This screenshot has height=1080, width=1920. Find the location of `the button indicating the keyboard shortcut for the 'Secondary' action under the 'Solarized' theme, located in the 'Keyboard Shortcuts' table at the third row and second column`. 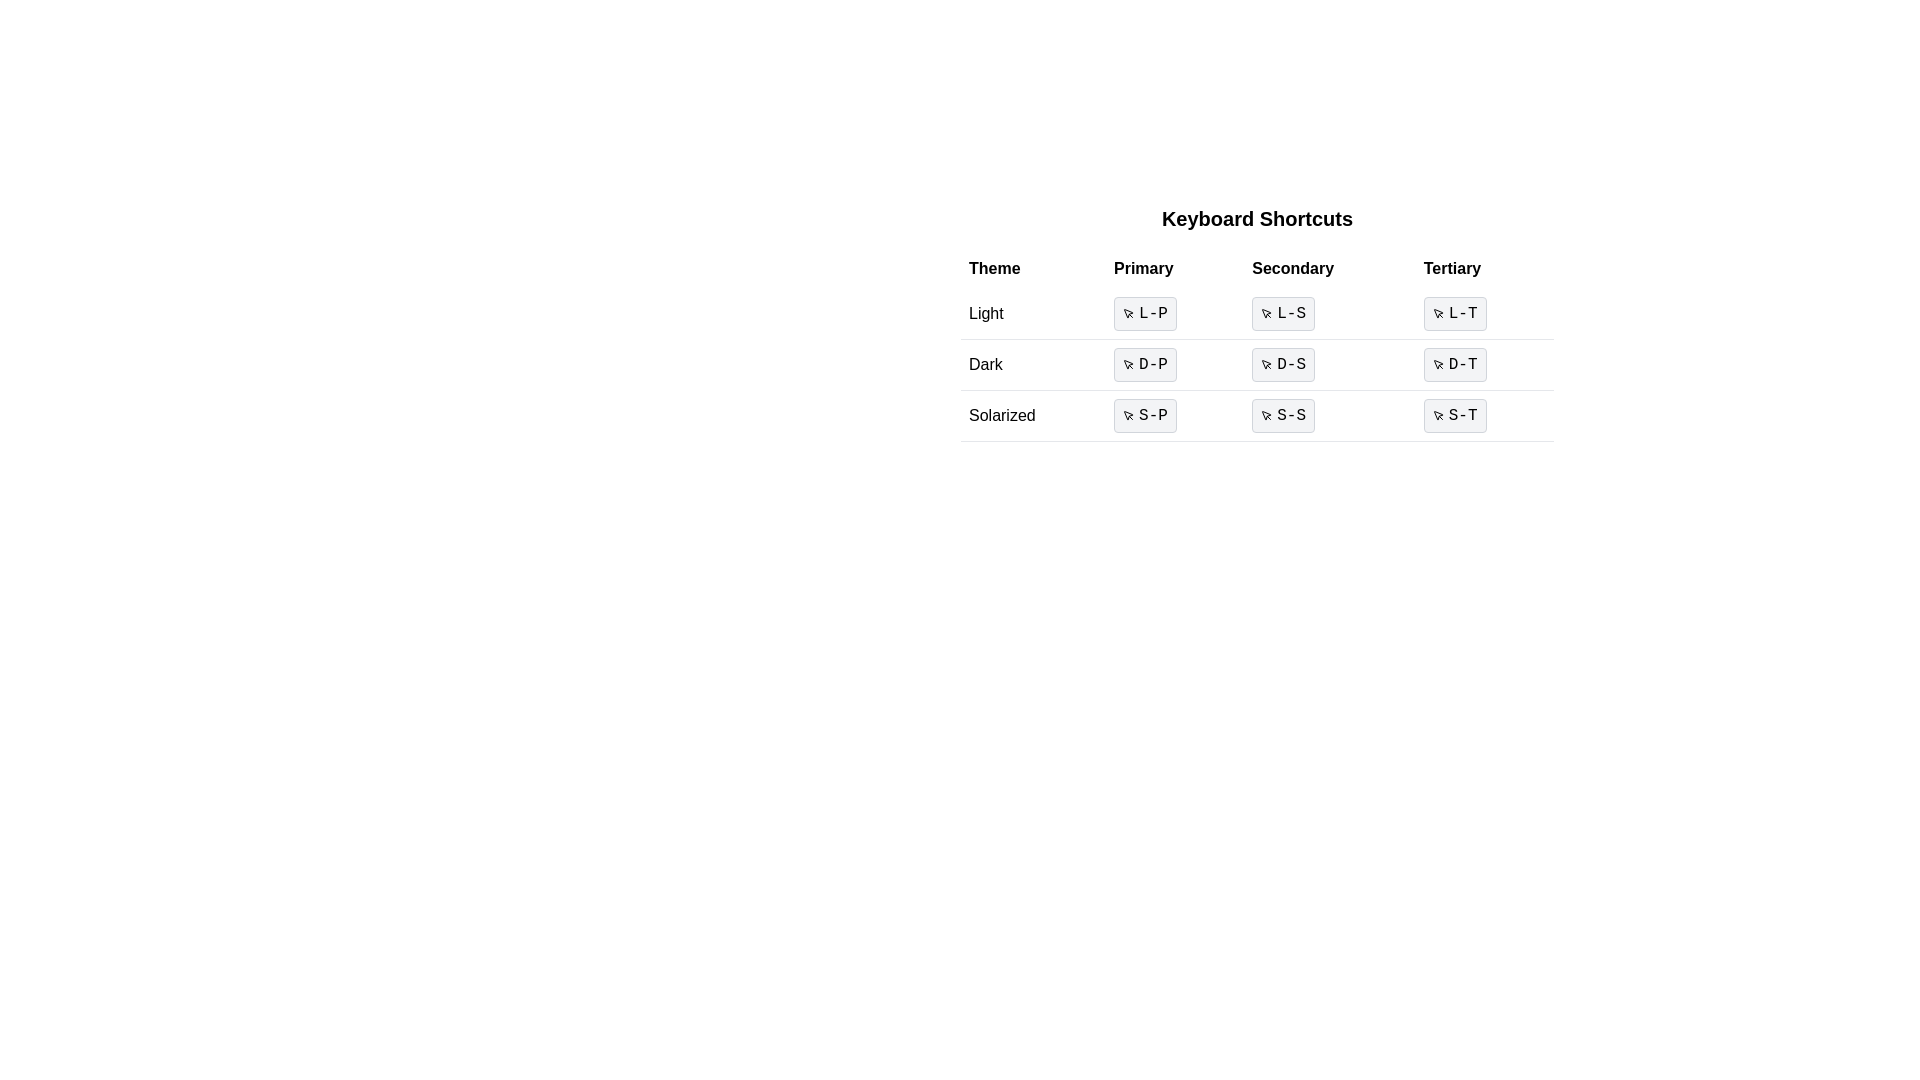

the button indicating the keyboard shortcut for the 'Secondary' action under the 'Solarized' theme, located in the 'Keyboard Shortcuts' table at the third row and second column is located at coordinates (1329, 415).